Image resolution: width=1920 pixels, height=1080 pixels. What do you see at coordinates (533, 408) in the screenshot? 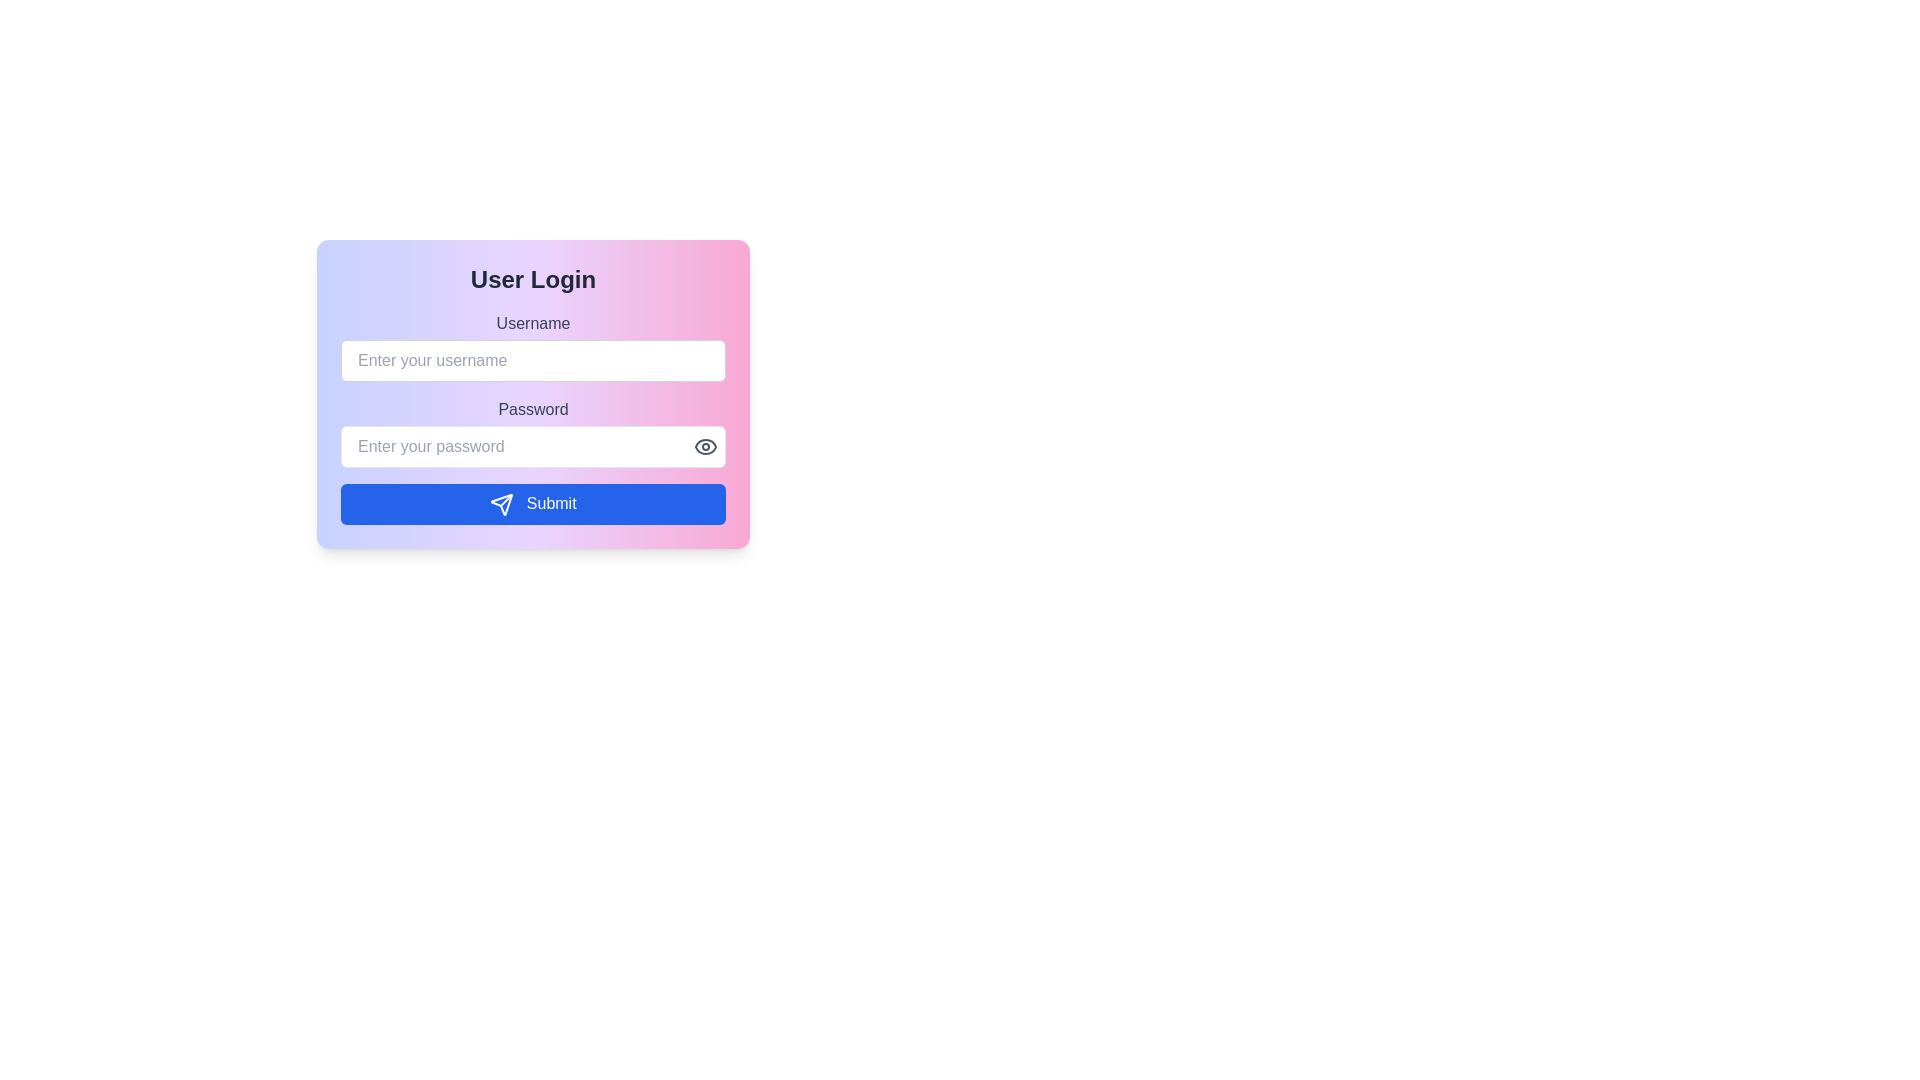
I see `the password label located in the 'User Login' form, which provides context for the password input field below it` at bounding box center [533, 408].